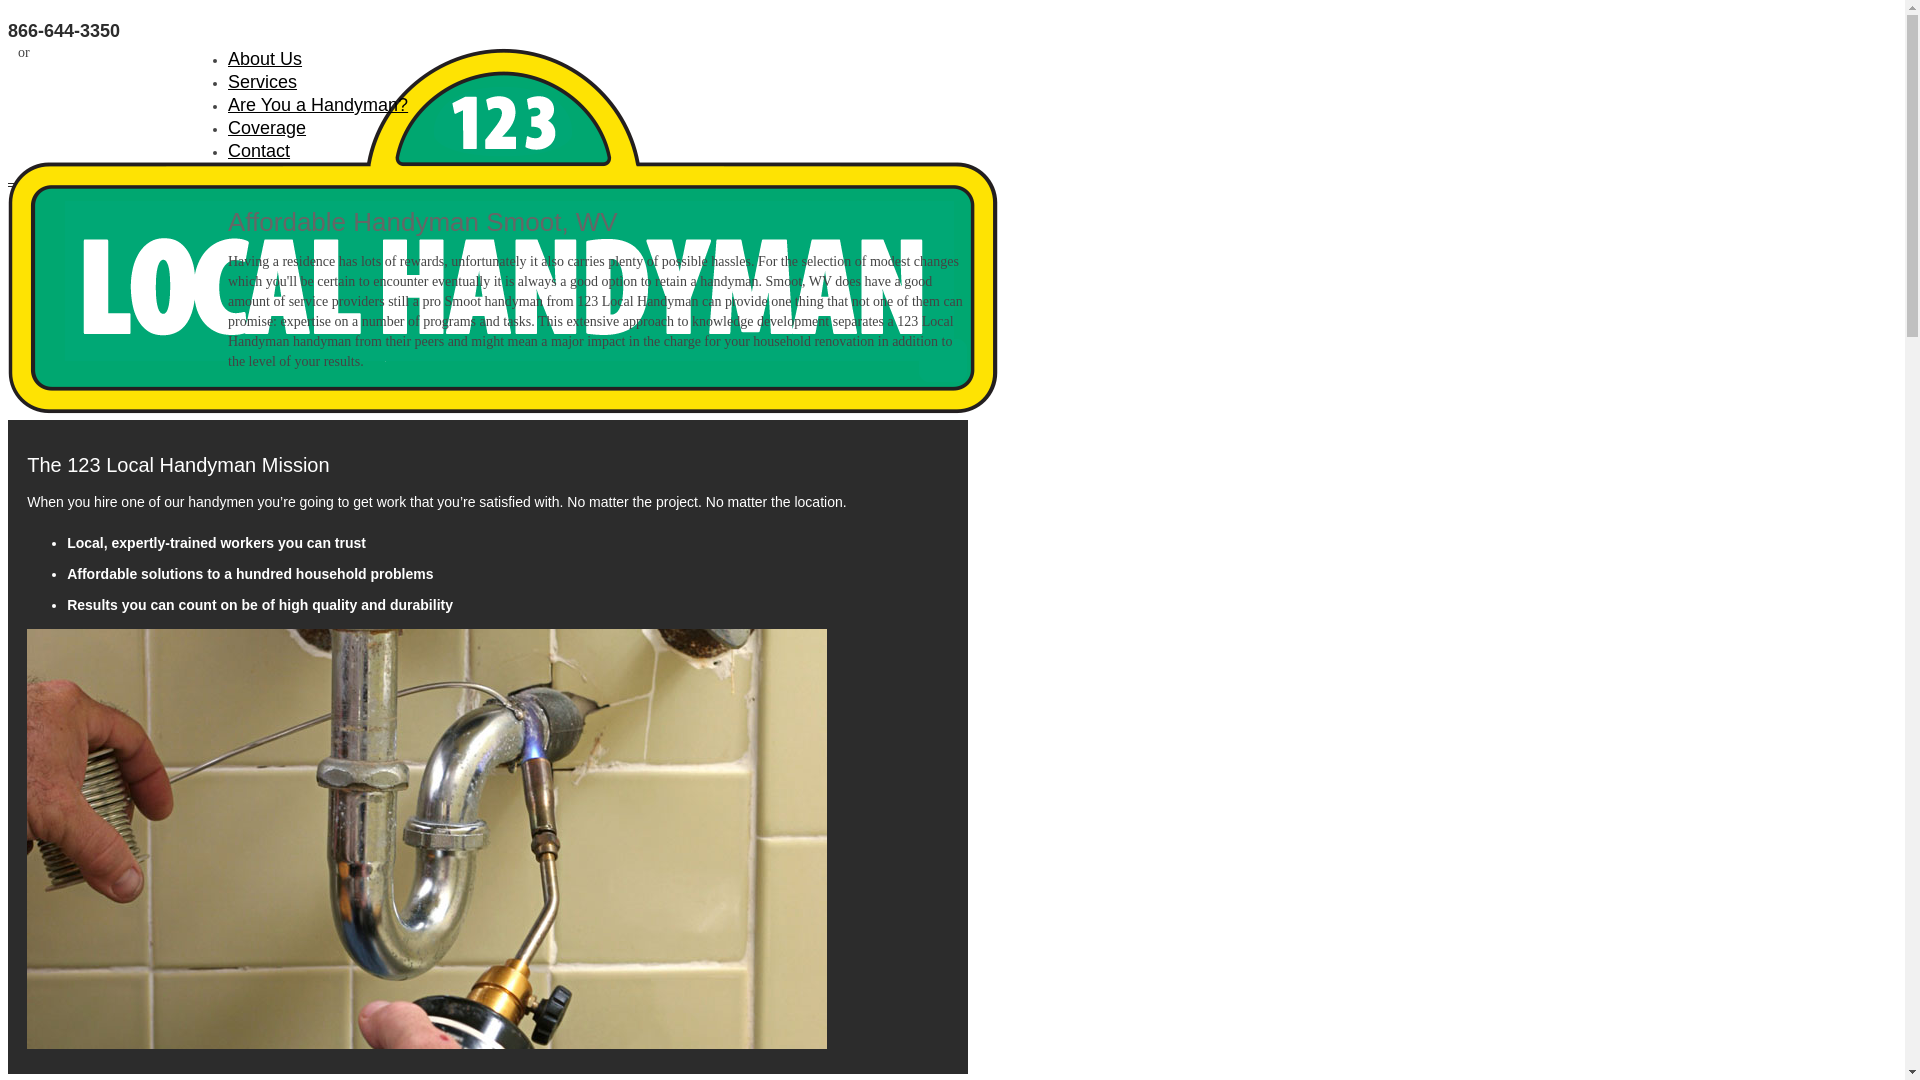  Describe the element at coordinates (316, 104) in the screenshot. I see `'Are You a Handyman?'` at that location.